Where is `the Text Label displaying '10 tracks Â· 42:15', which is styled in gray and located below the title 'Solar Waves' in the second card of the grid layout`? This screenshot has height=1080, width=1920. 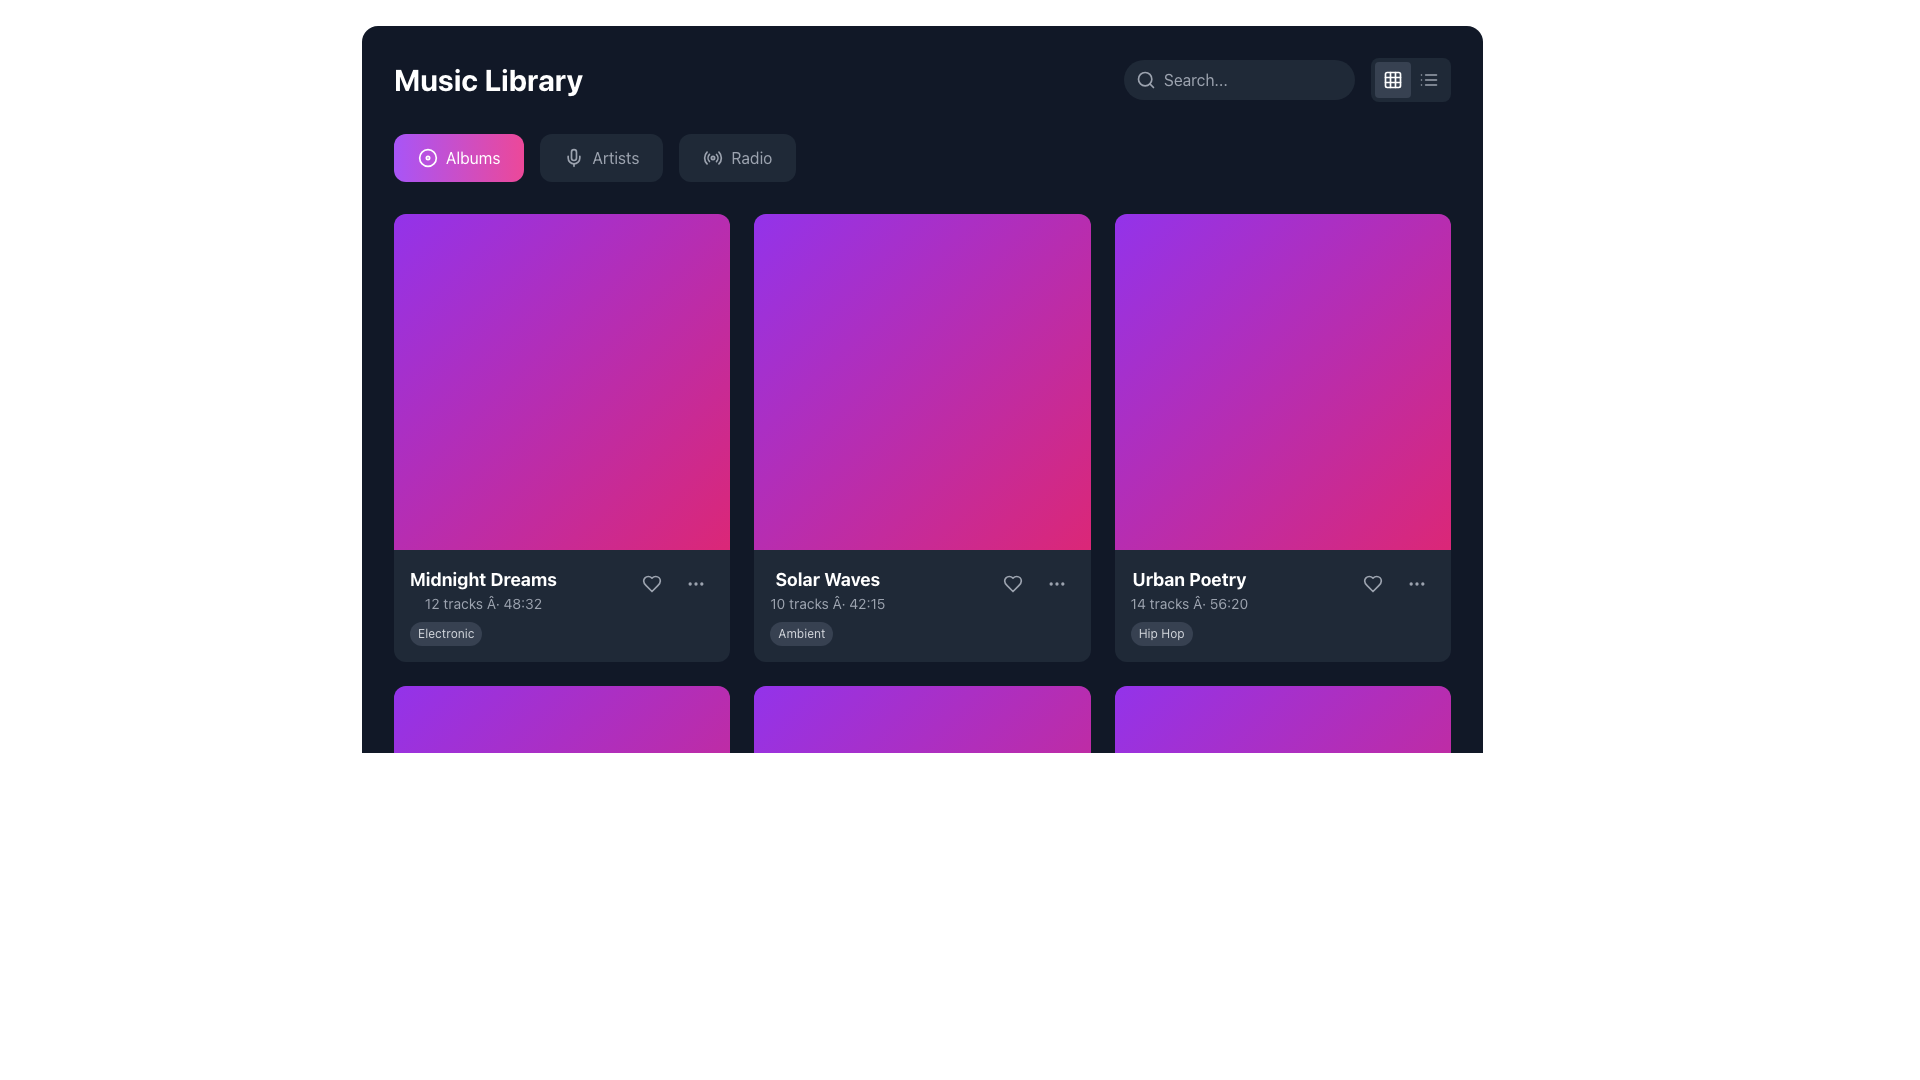
the Text Label displaying '10 tracks Â· 42:15', which is styled in gray and located below the title 'Solar Waves' in the second card of the grid layout is located at coordinates (827, 603).